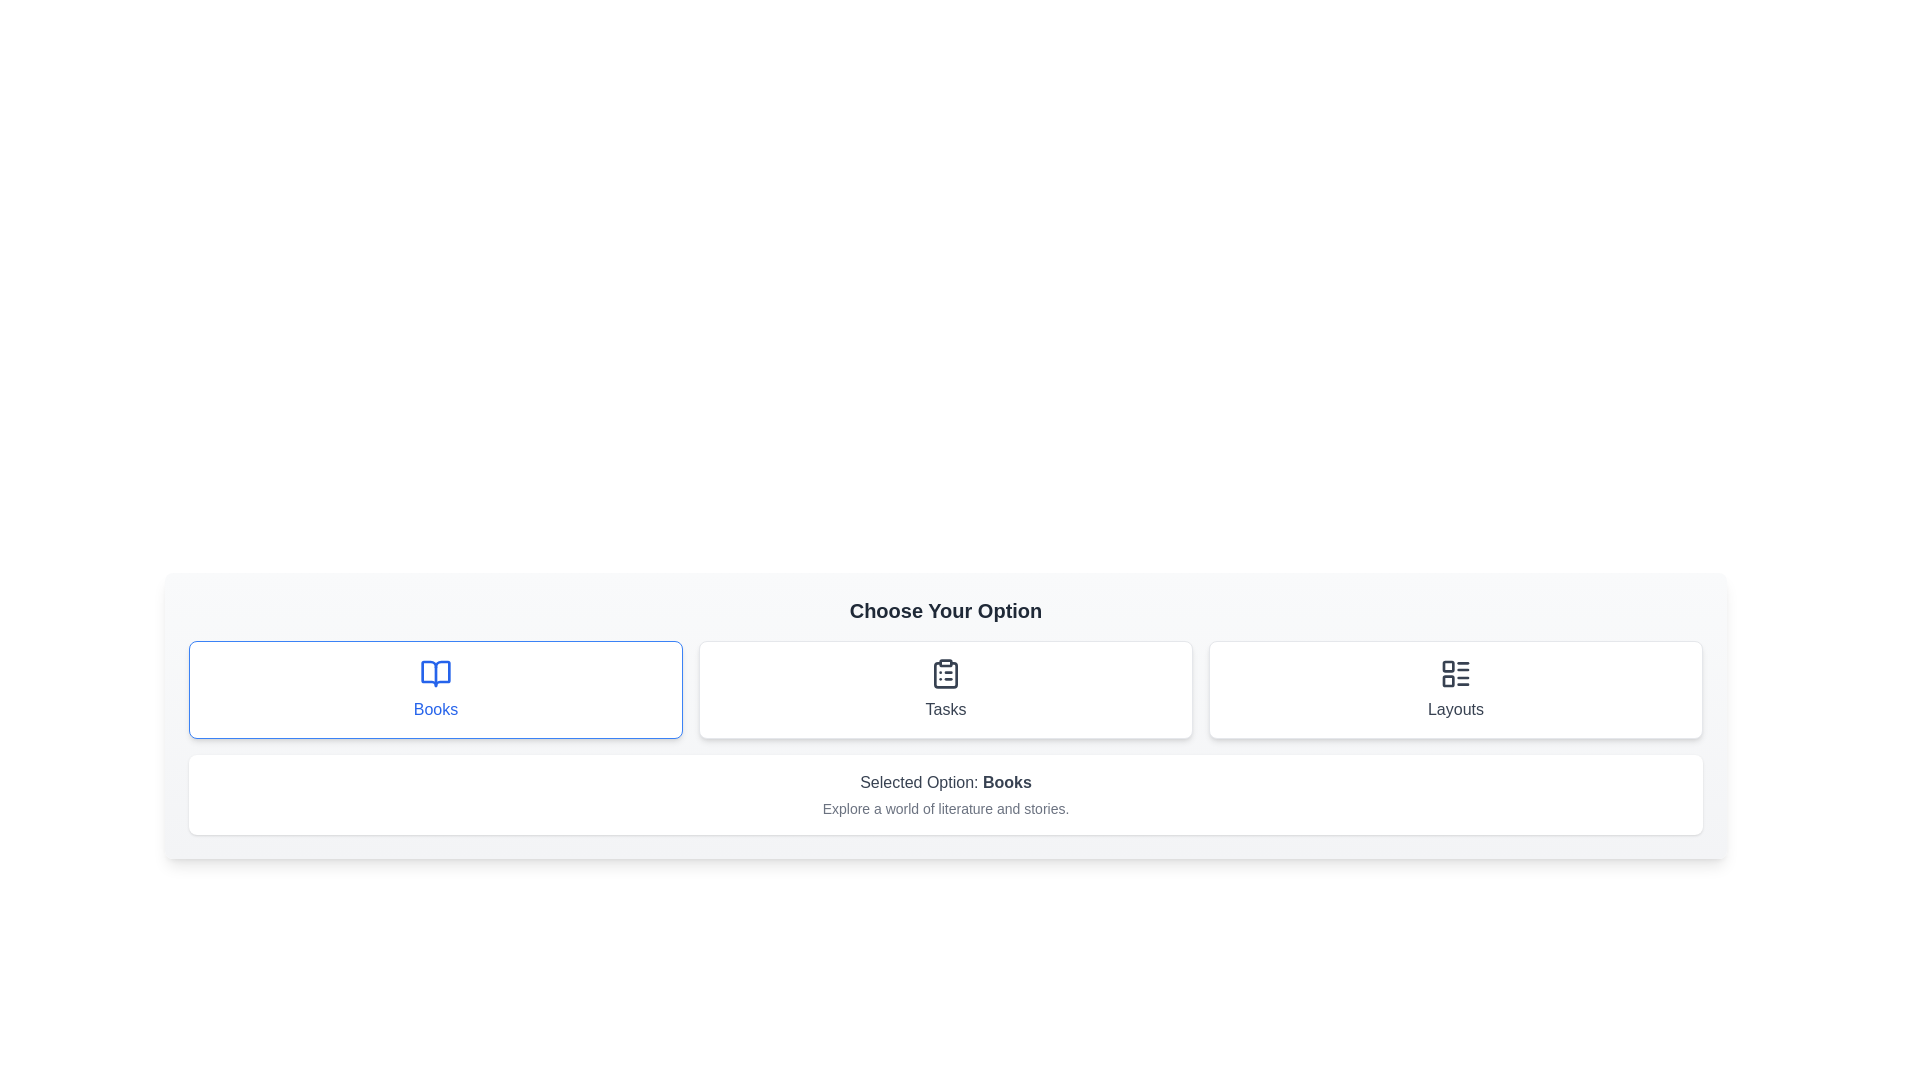  What do you see at coordinates (1448, 680) in the screenshot?
I see `the small square block with rounded corners located in the second row and first column of the grid within the icon representing a layout or list option` at bounding box center [1448, 680].